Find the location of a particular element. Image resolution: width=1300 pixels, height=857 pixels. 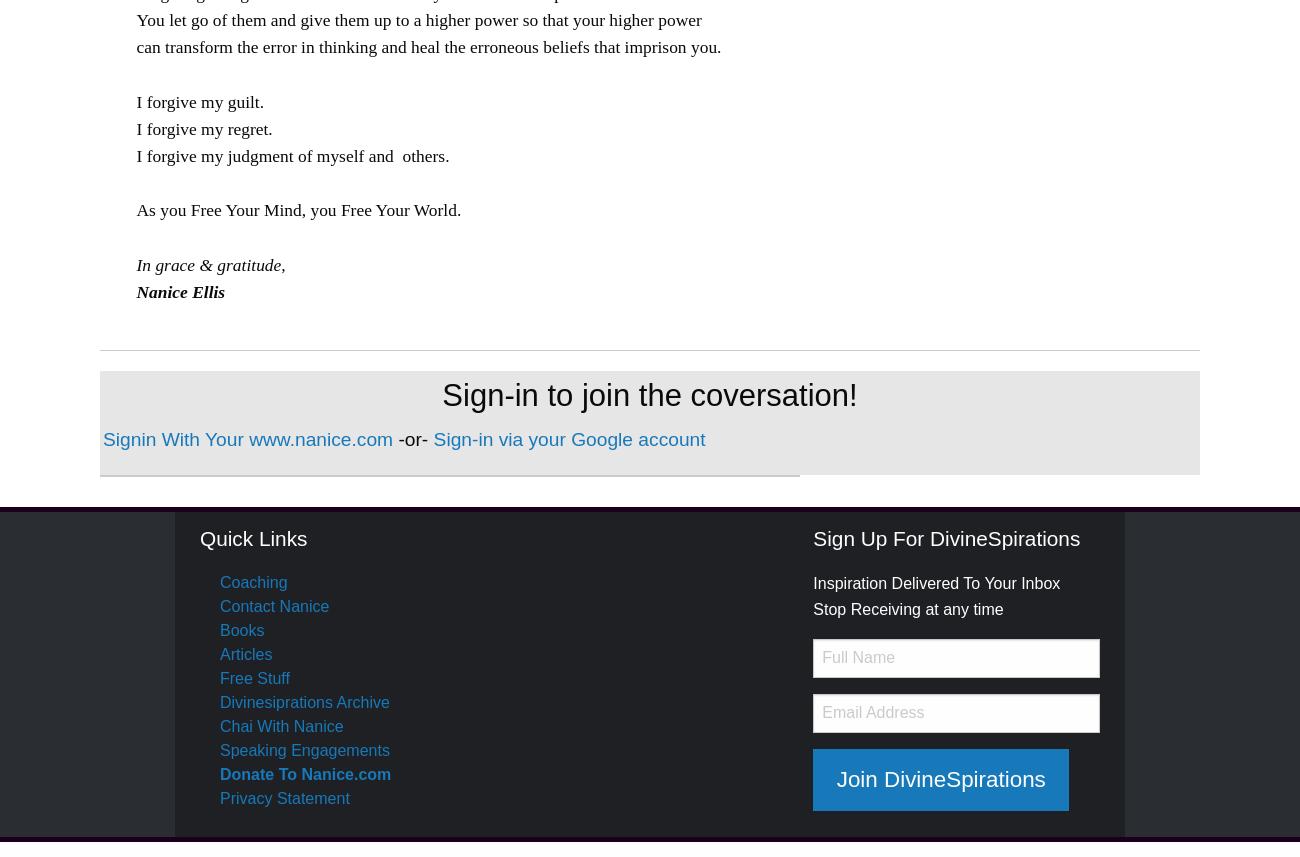

'Sign-in via your Google account' is located at coordinates (568, 438).